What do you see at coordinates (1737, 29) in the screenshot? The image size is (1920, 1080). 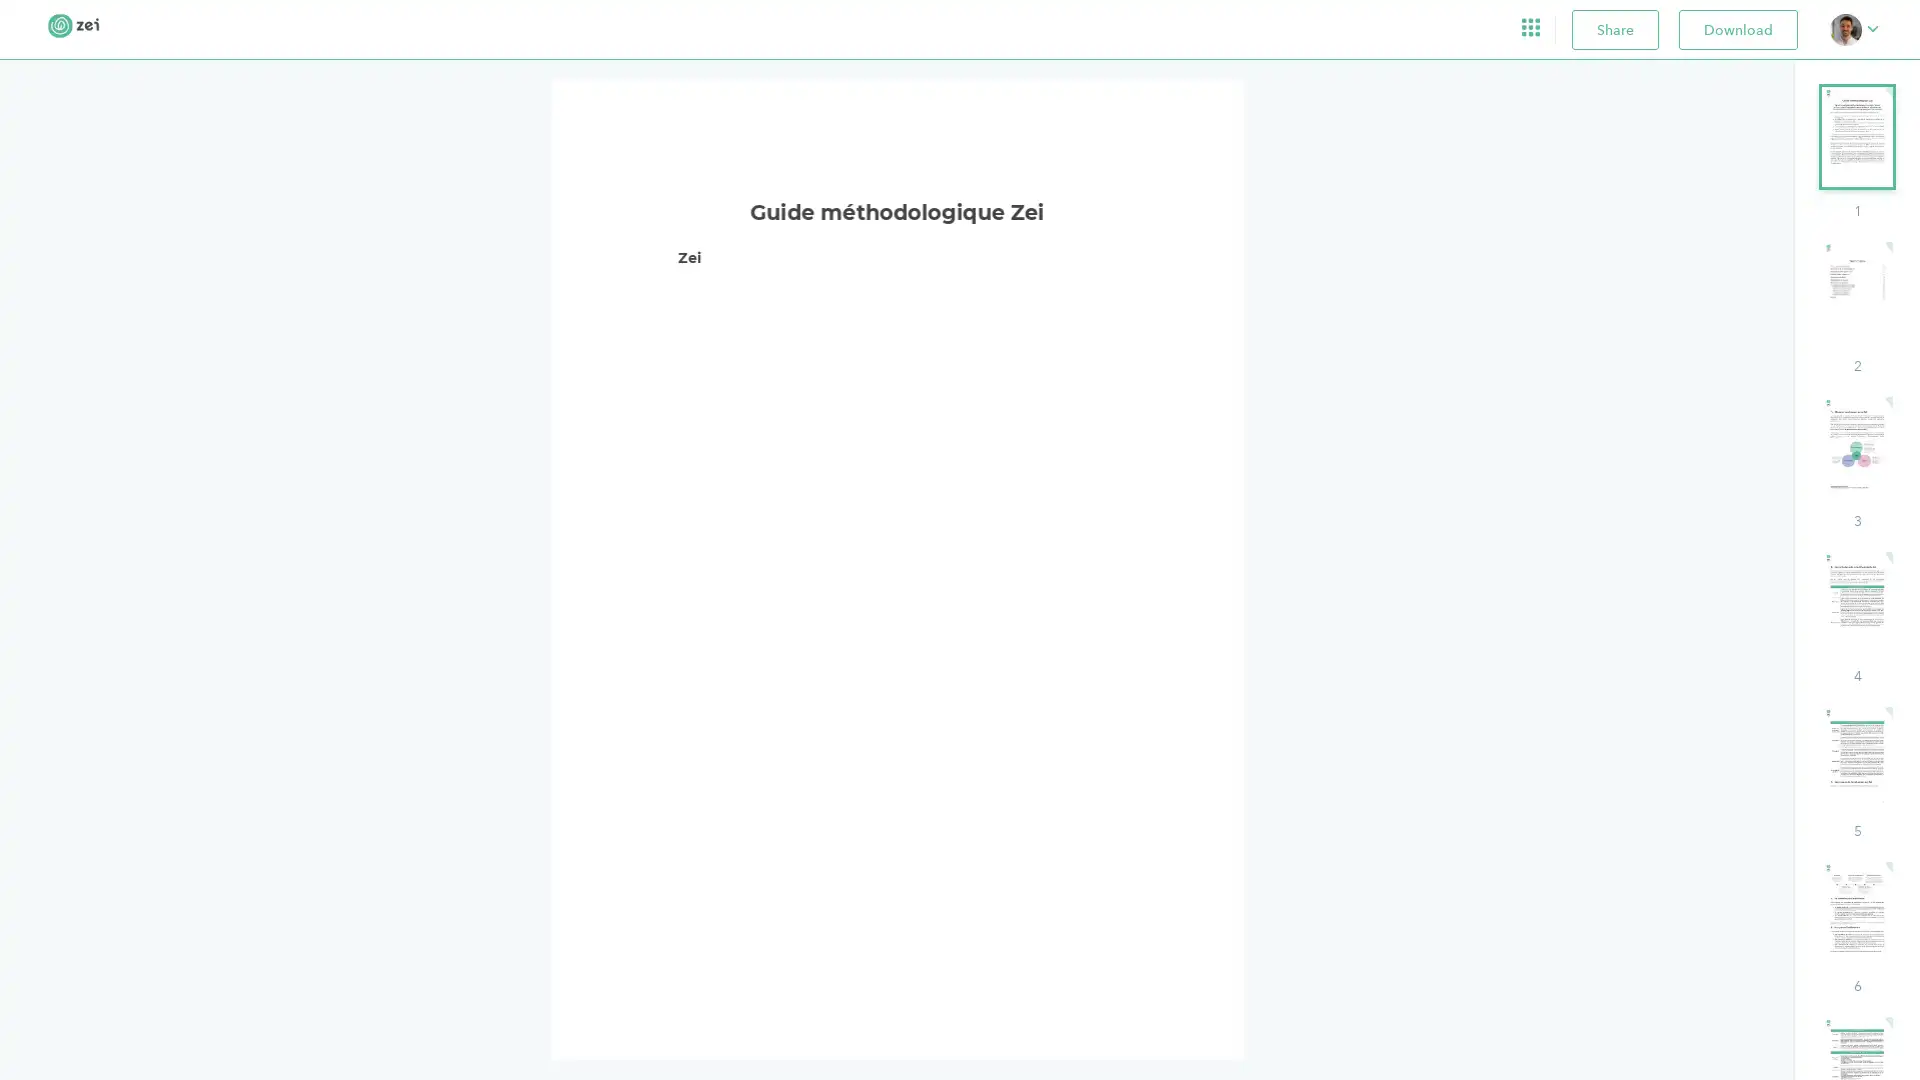 I see `Download this document to your computer` at bounding box center [1737, 29].